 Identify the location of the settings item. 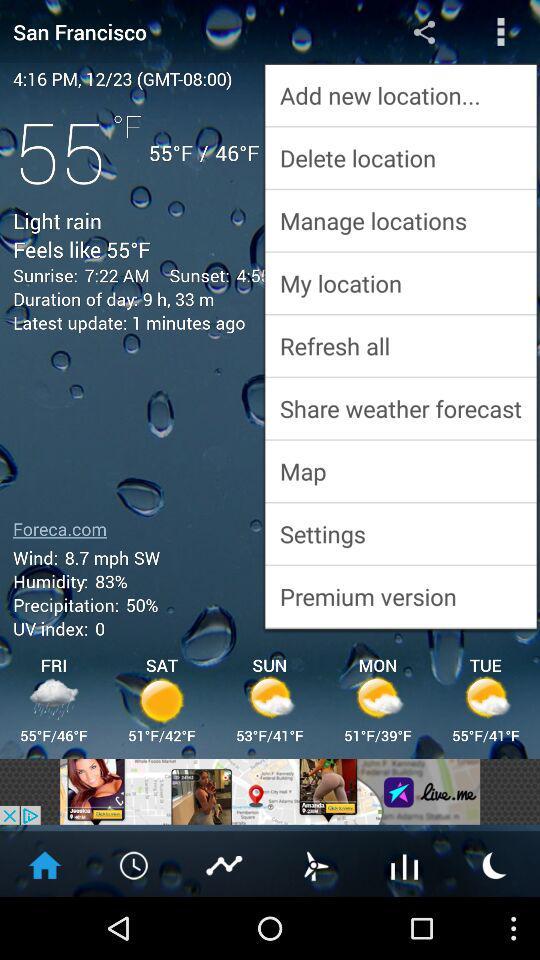
(400, 532).